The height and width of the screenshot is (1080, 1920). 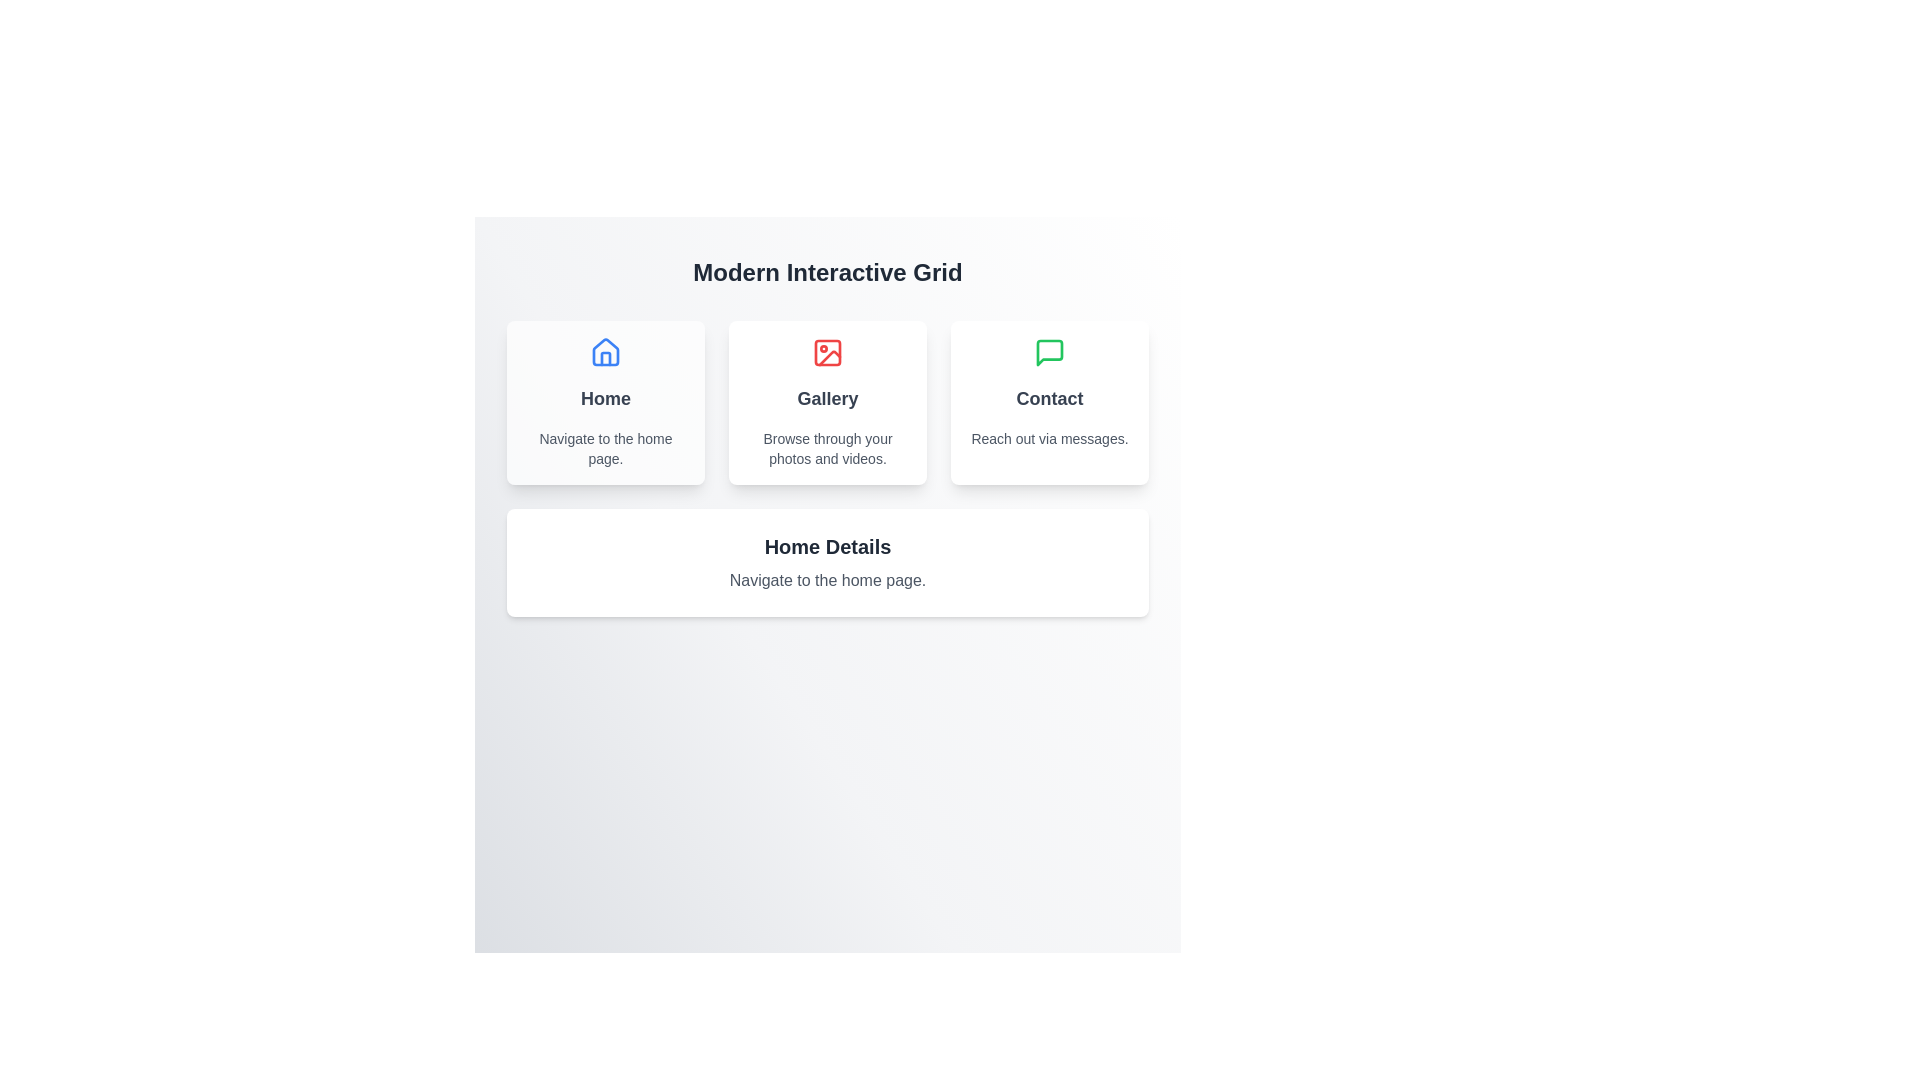 What do you see at coordinates (604, 350) in the screenshot?
I see `the 'Home' icon which is located within the 'Home' card, positioned centrally above the text 'Home'` at bounding box center [604, 350].